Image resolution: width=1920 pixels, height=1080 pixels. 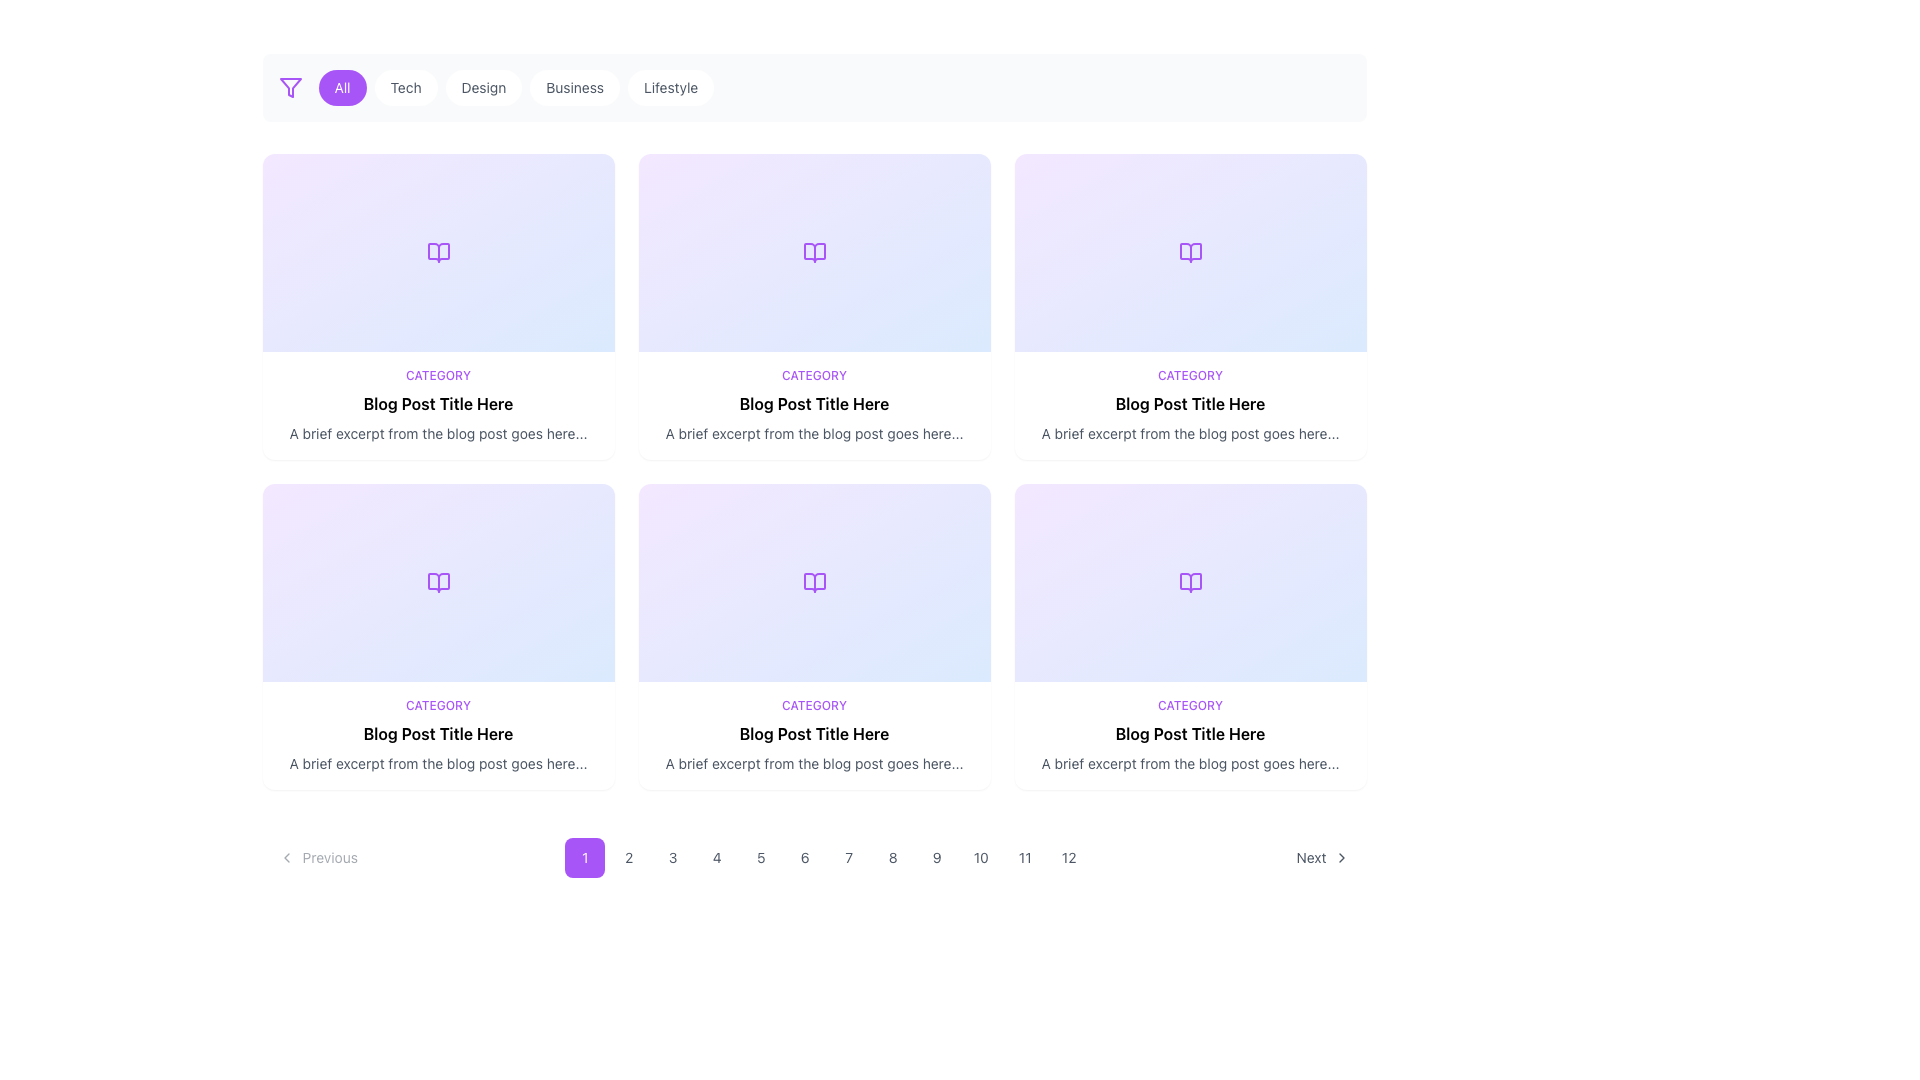 I want to click on the reading or literature icon located in the center of the third card in the second row of the grid layout, so click(x=814, y=582).